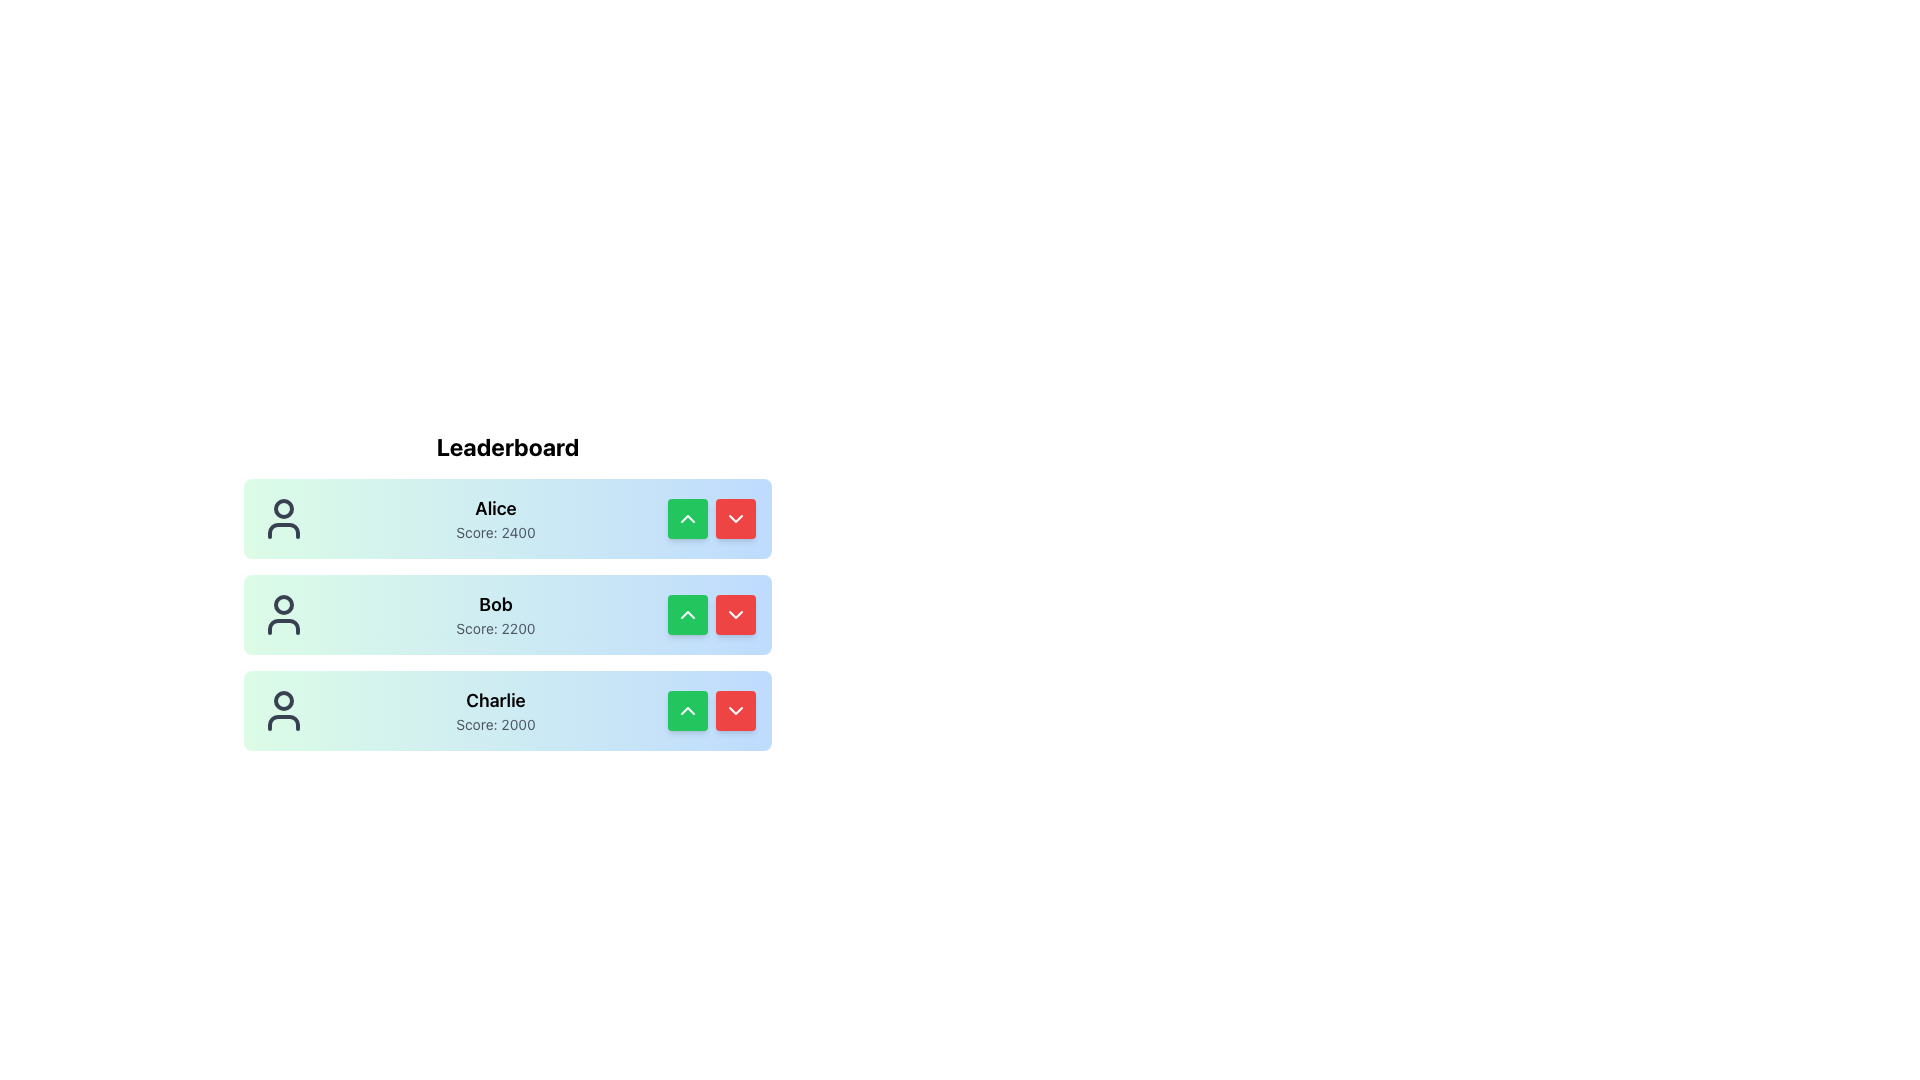 The width and height of the screenshot is (1920, 1080). What do you see at coordinates (734, 613) in the screenshot?
I see `the downward chevron icon located in the middle of the red button in the 'Bob' section of the leaderboard` at bounding box center [734, 613].